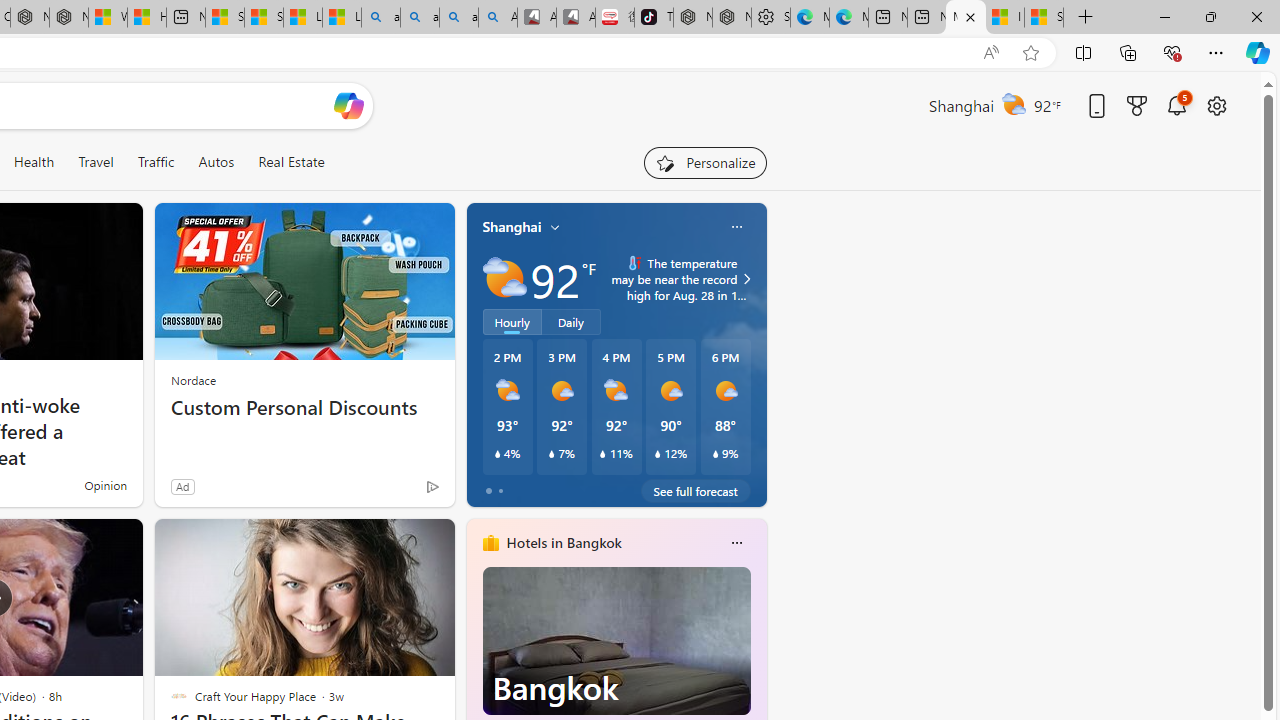 This screenshot has width=1280, height=720. Describe the element at coordinates (695, 491) in the screenshot. I see `'See full forecast'` at that location.